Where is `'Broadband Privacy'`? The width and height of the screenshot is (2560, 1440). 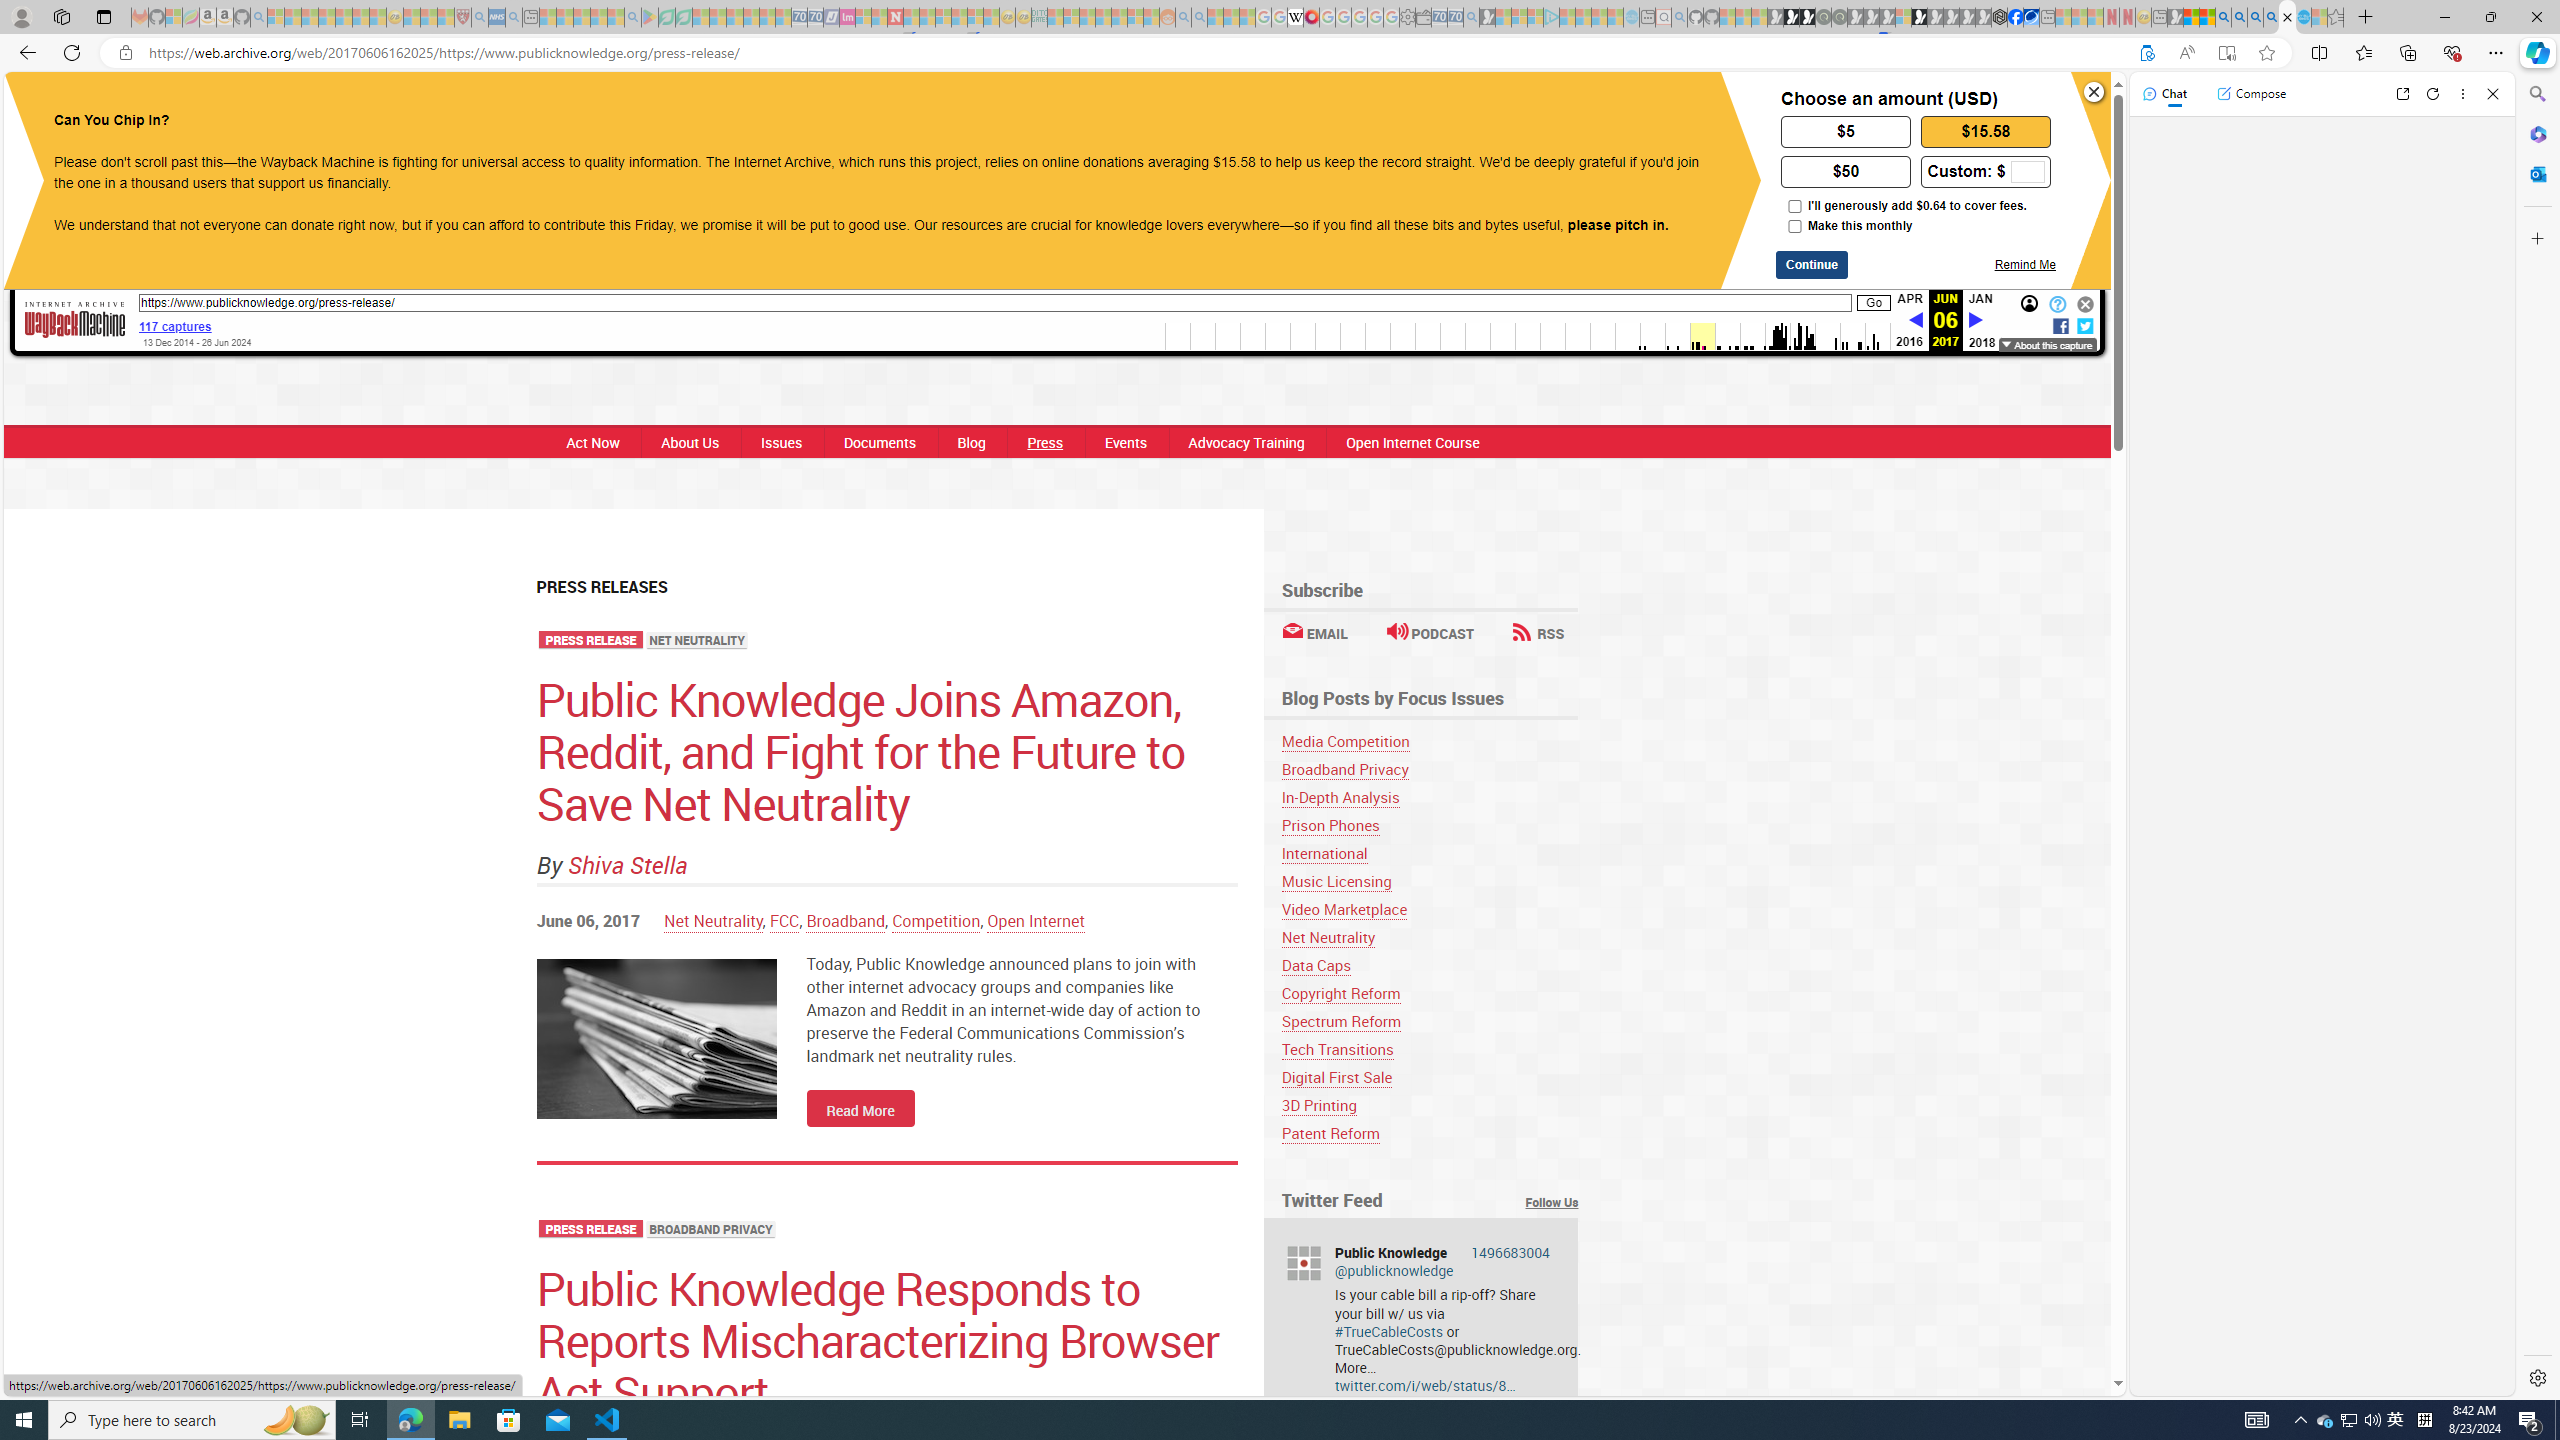
'Broadband Privacy' is located at coordinates (1344, 769).